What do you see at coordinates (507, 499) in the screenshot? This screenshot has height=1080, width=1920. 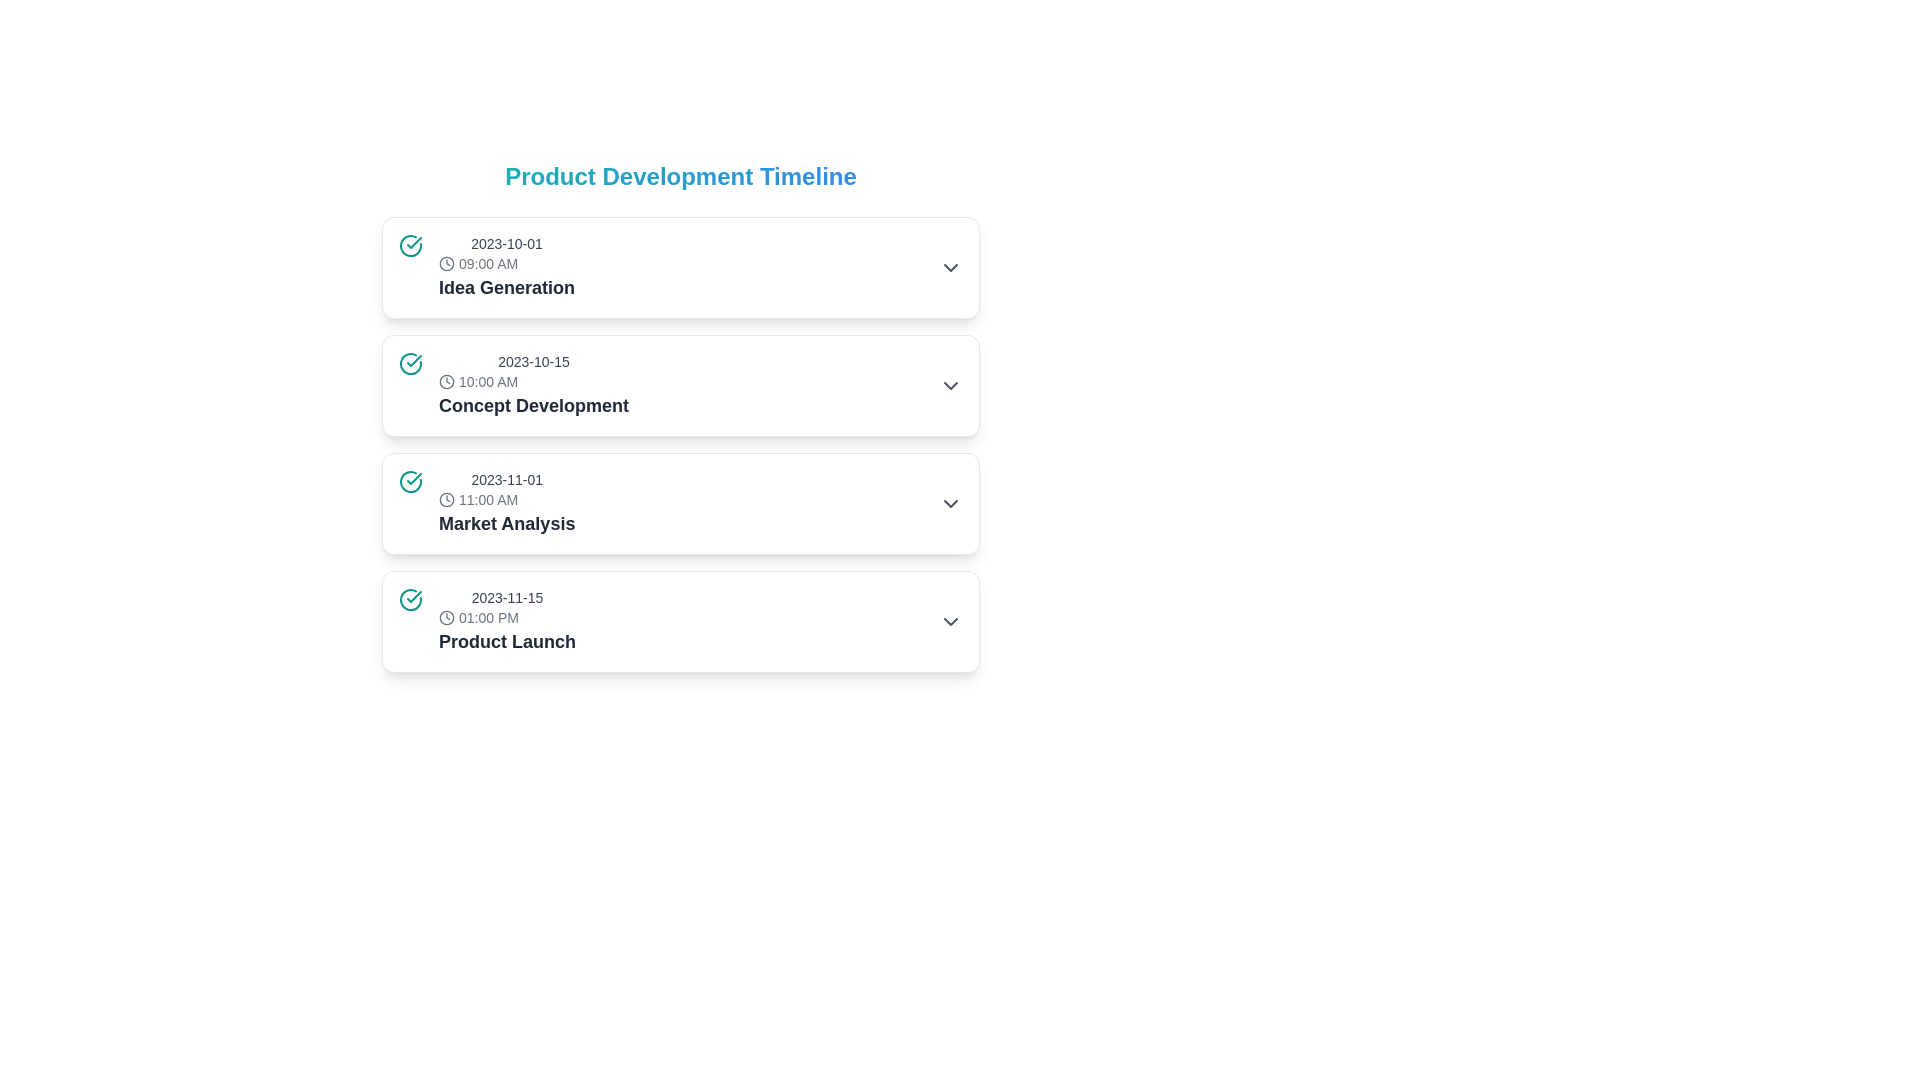 I see `the timestamp element displaying '11:00 AM' for the 'Market Analysis' event in the timeline` at bounding box center [507, 499].